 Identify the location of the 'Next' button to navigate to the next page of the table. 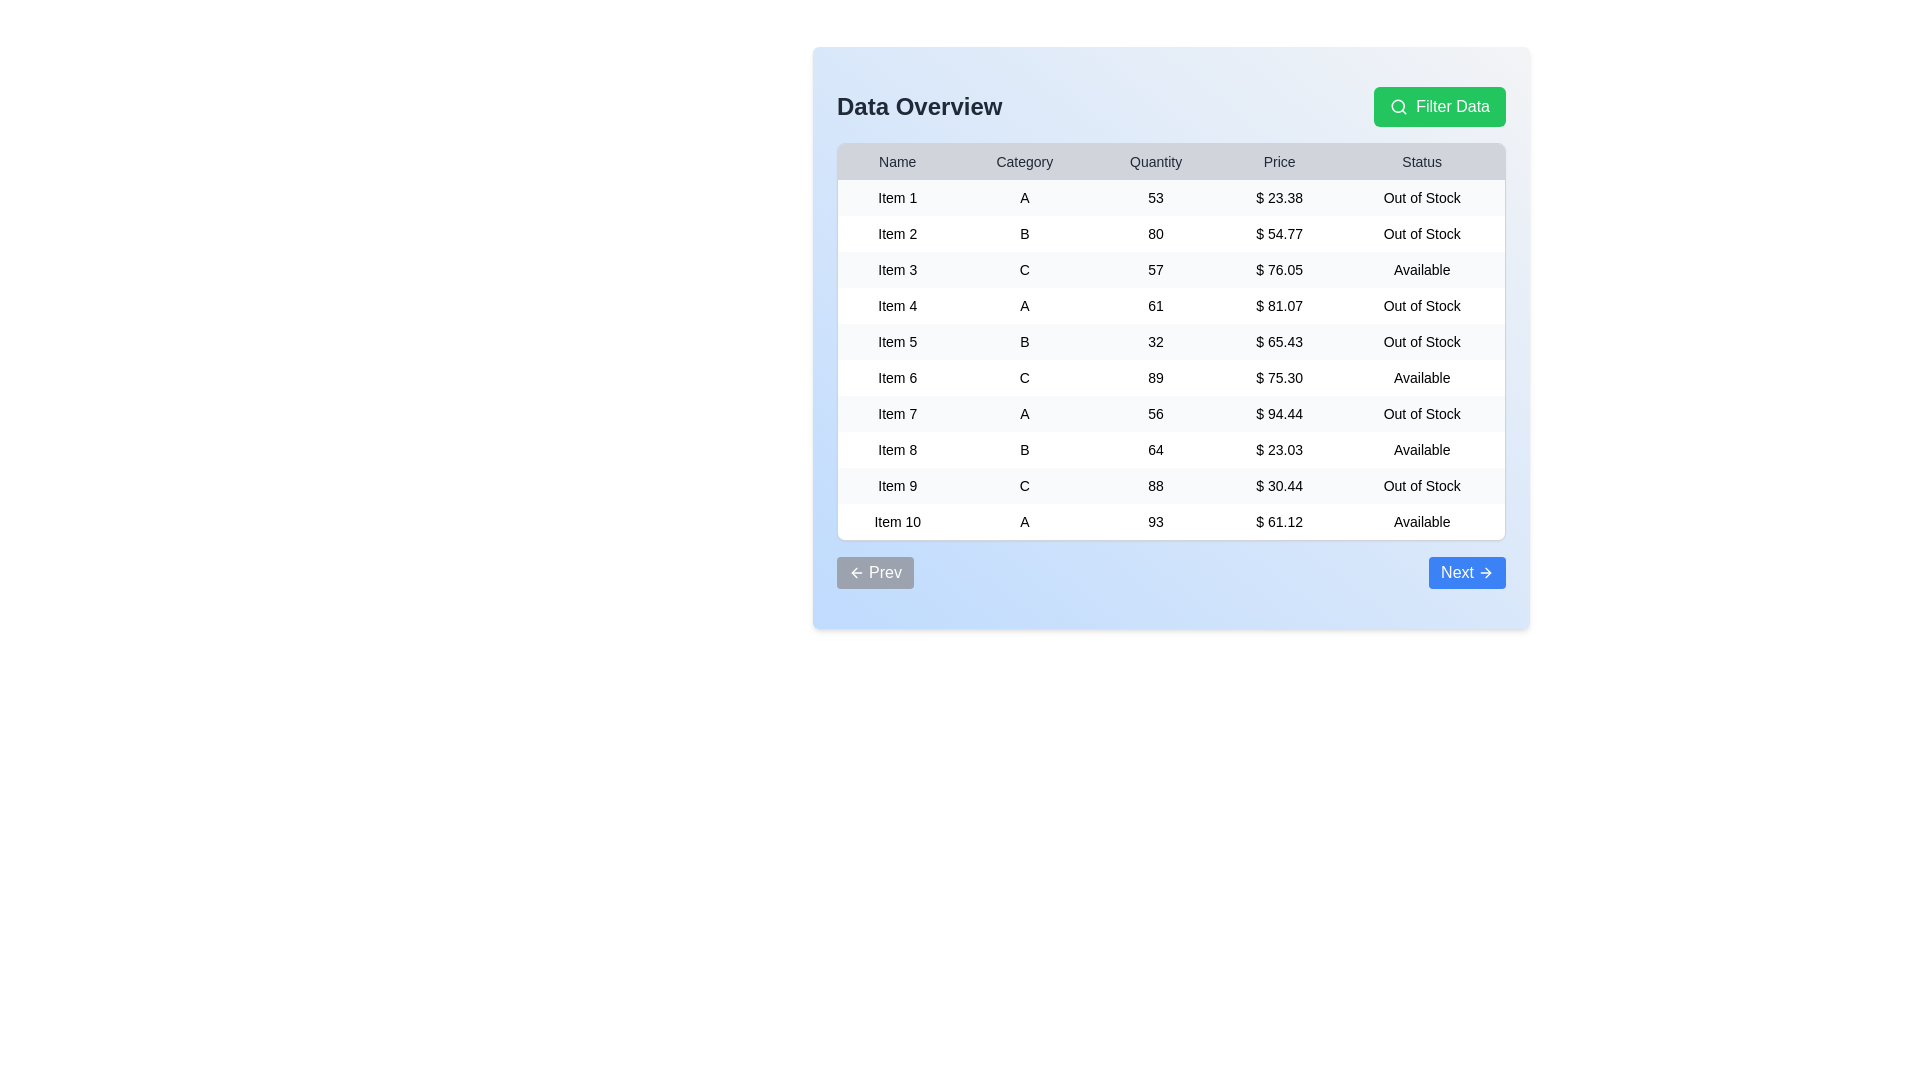
(1467, 573).